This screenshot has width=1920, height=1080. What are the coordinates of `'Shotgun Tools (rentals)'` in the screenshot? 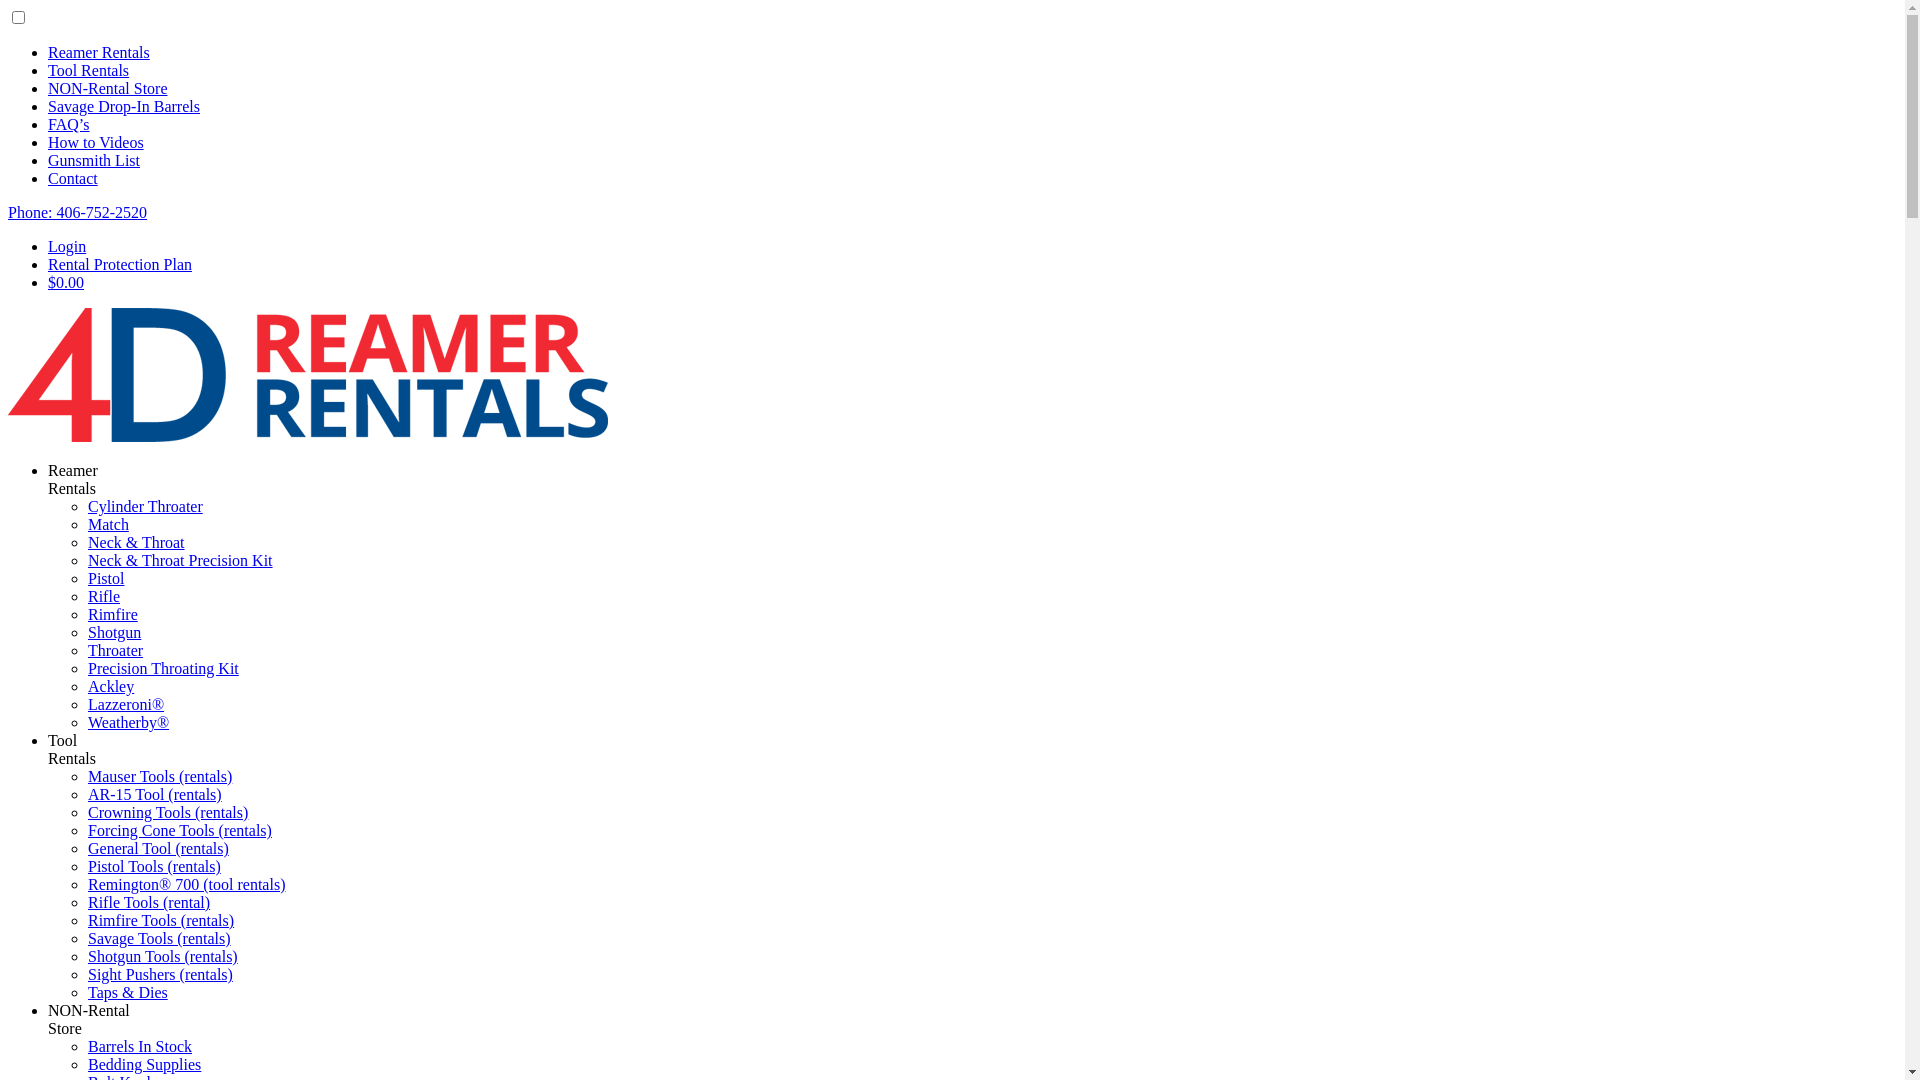 It's located at (163, 955).